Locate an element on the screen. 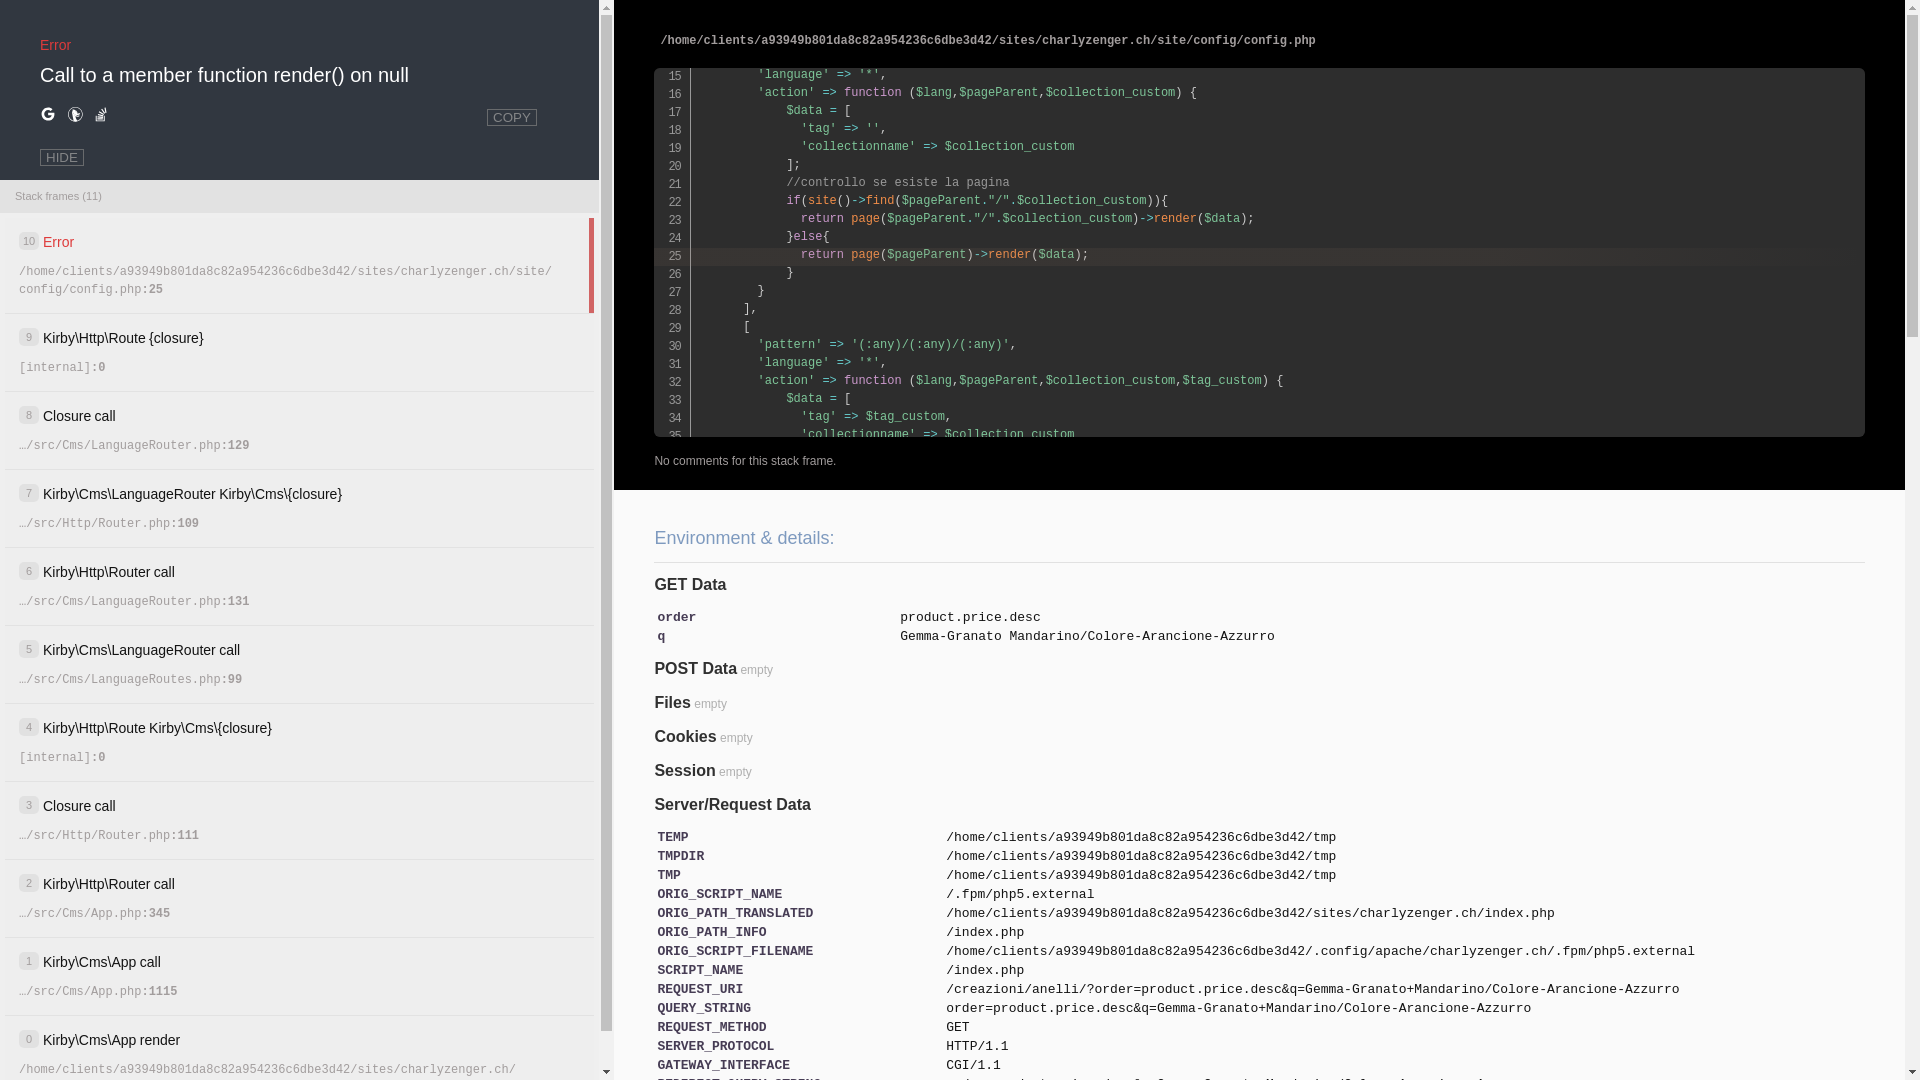 This screenshot has width=1920, height=1080. 'Search for help on Stack Overflow.' is located at coordinates (99, 115).